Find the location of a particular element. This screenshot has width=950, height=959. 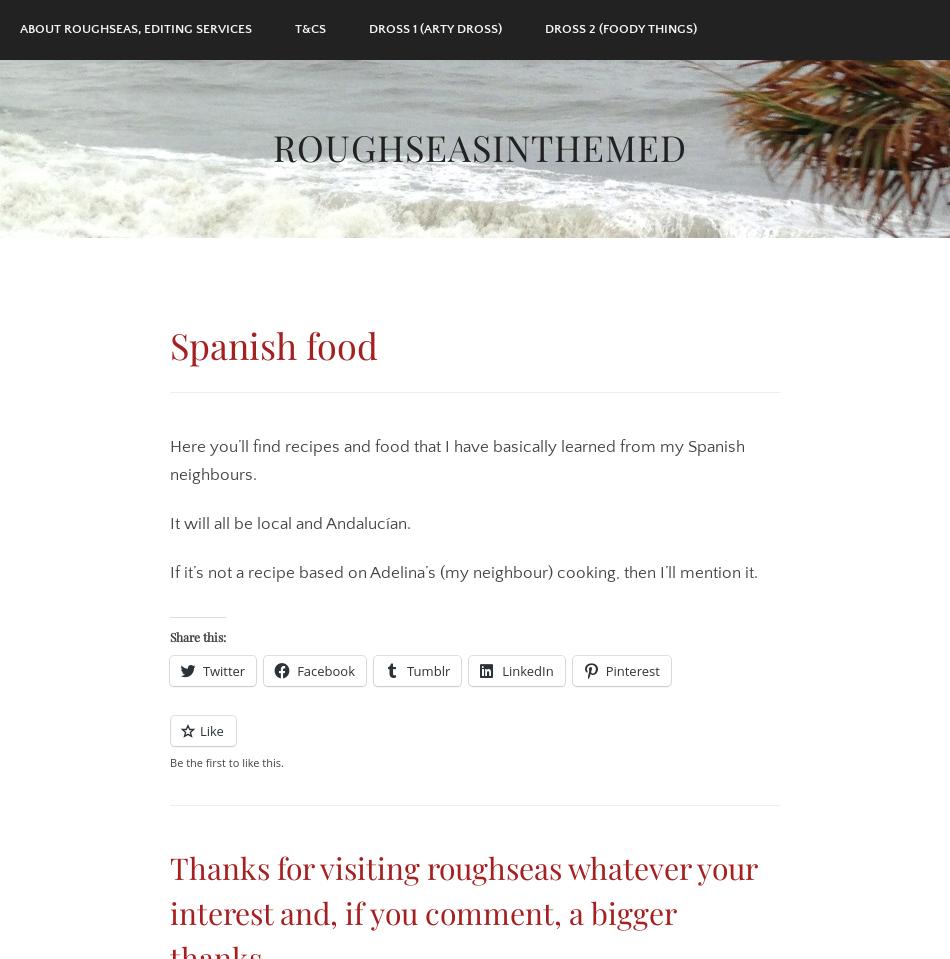

'Share this:' is located at coordinates (197, 636).